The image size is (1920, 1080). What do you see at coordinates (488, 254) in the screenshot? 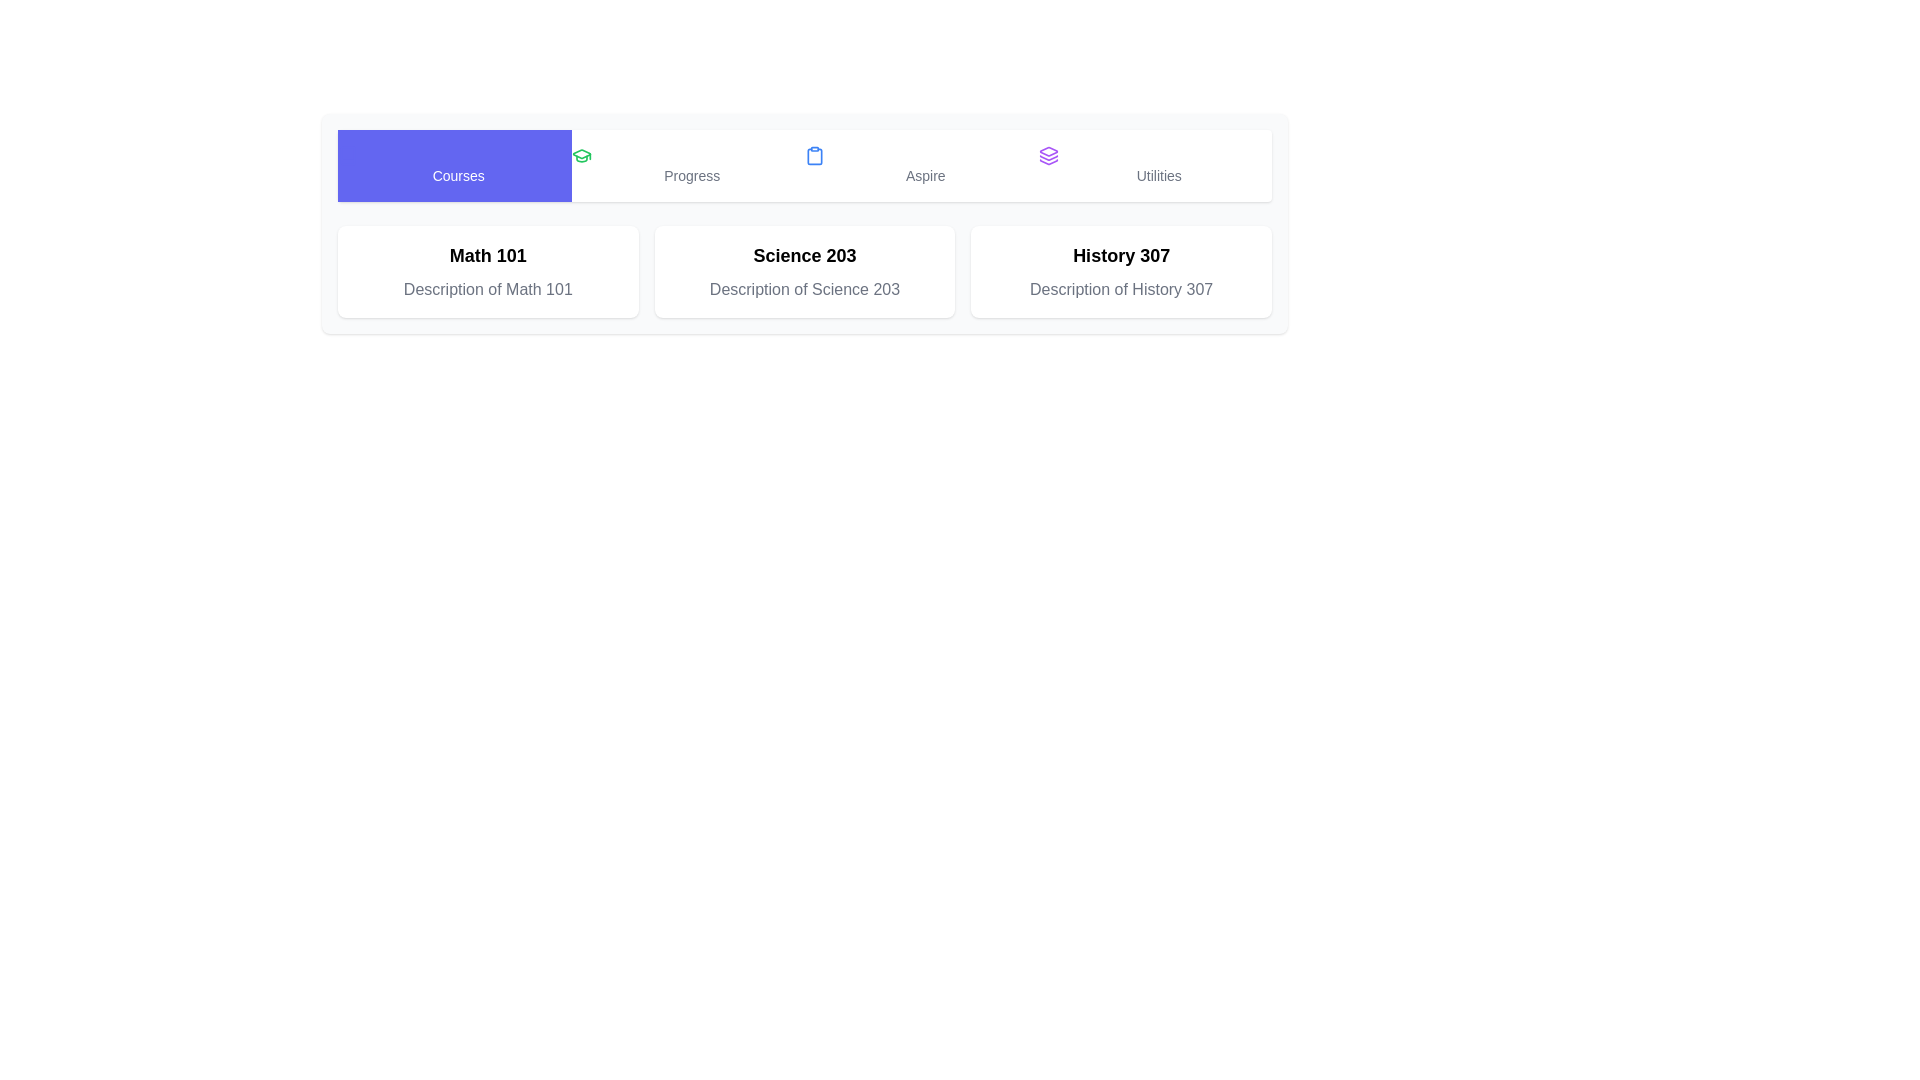
I see `text label identifying the course name as 'Math 101' located at the top section of the first white card under the 'Courses' tab` at bounding box center [488, 254].